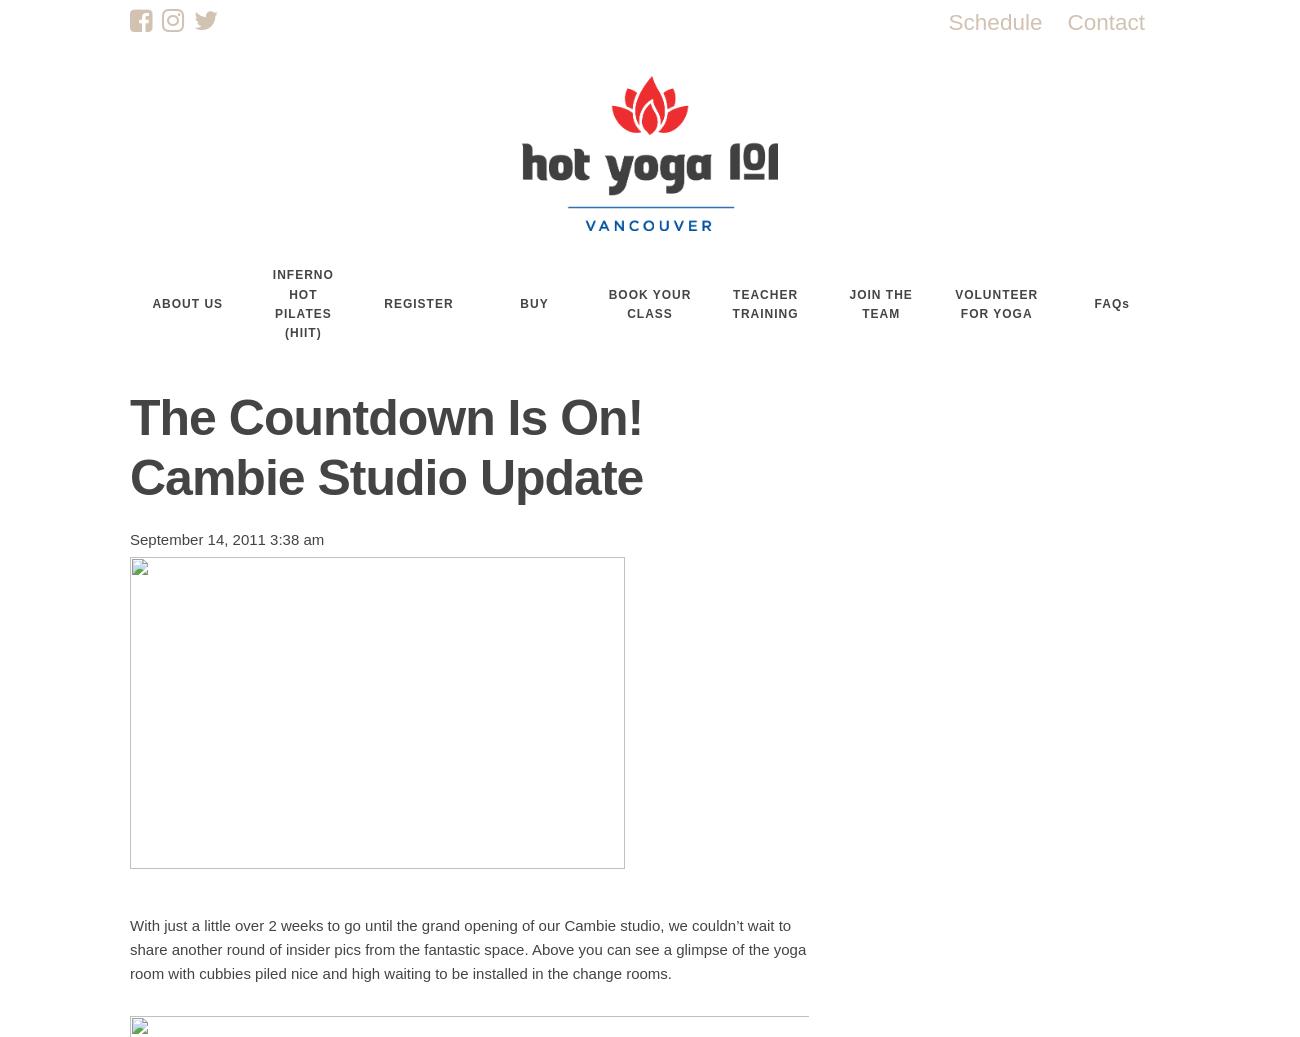  Describe the element at coordinates (225, 539) in the screenshot. I see `'September 14, 2011 3:38 am'` at that location.